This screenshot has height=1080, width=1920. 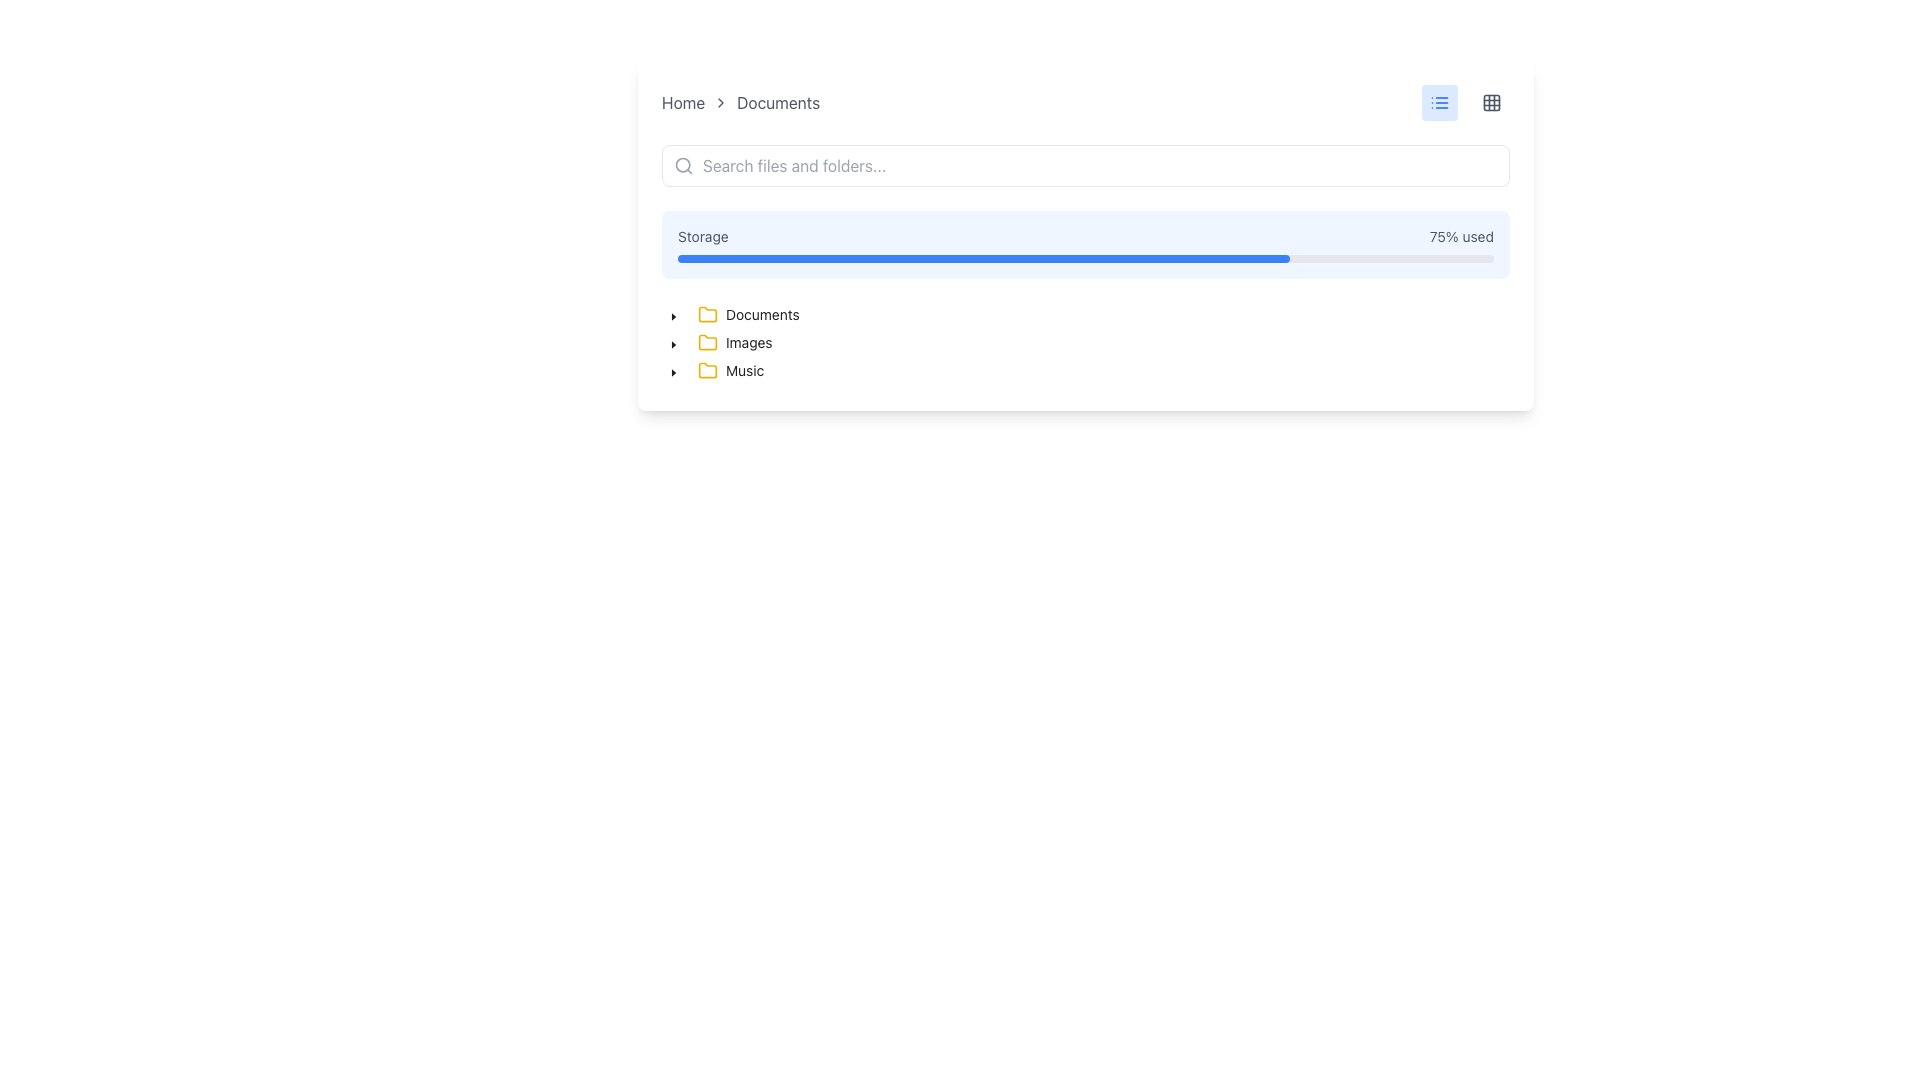 I want to click on the decorative icon element located at the center of the upper-right corner of the interface, which is part of a grid layout, so click(x=1492, y=103).